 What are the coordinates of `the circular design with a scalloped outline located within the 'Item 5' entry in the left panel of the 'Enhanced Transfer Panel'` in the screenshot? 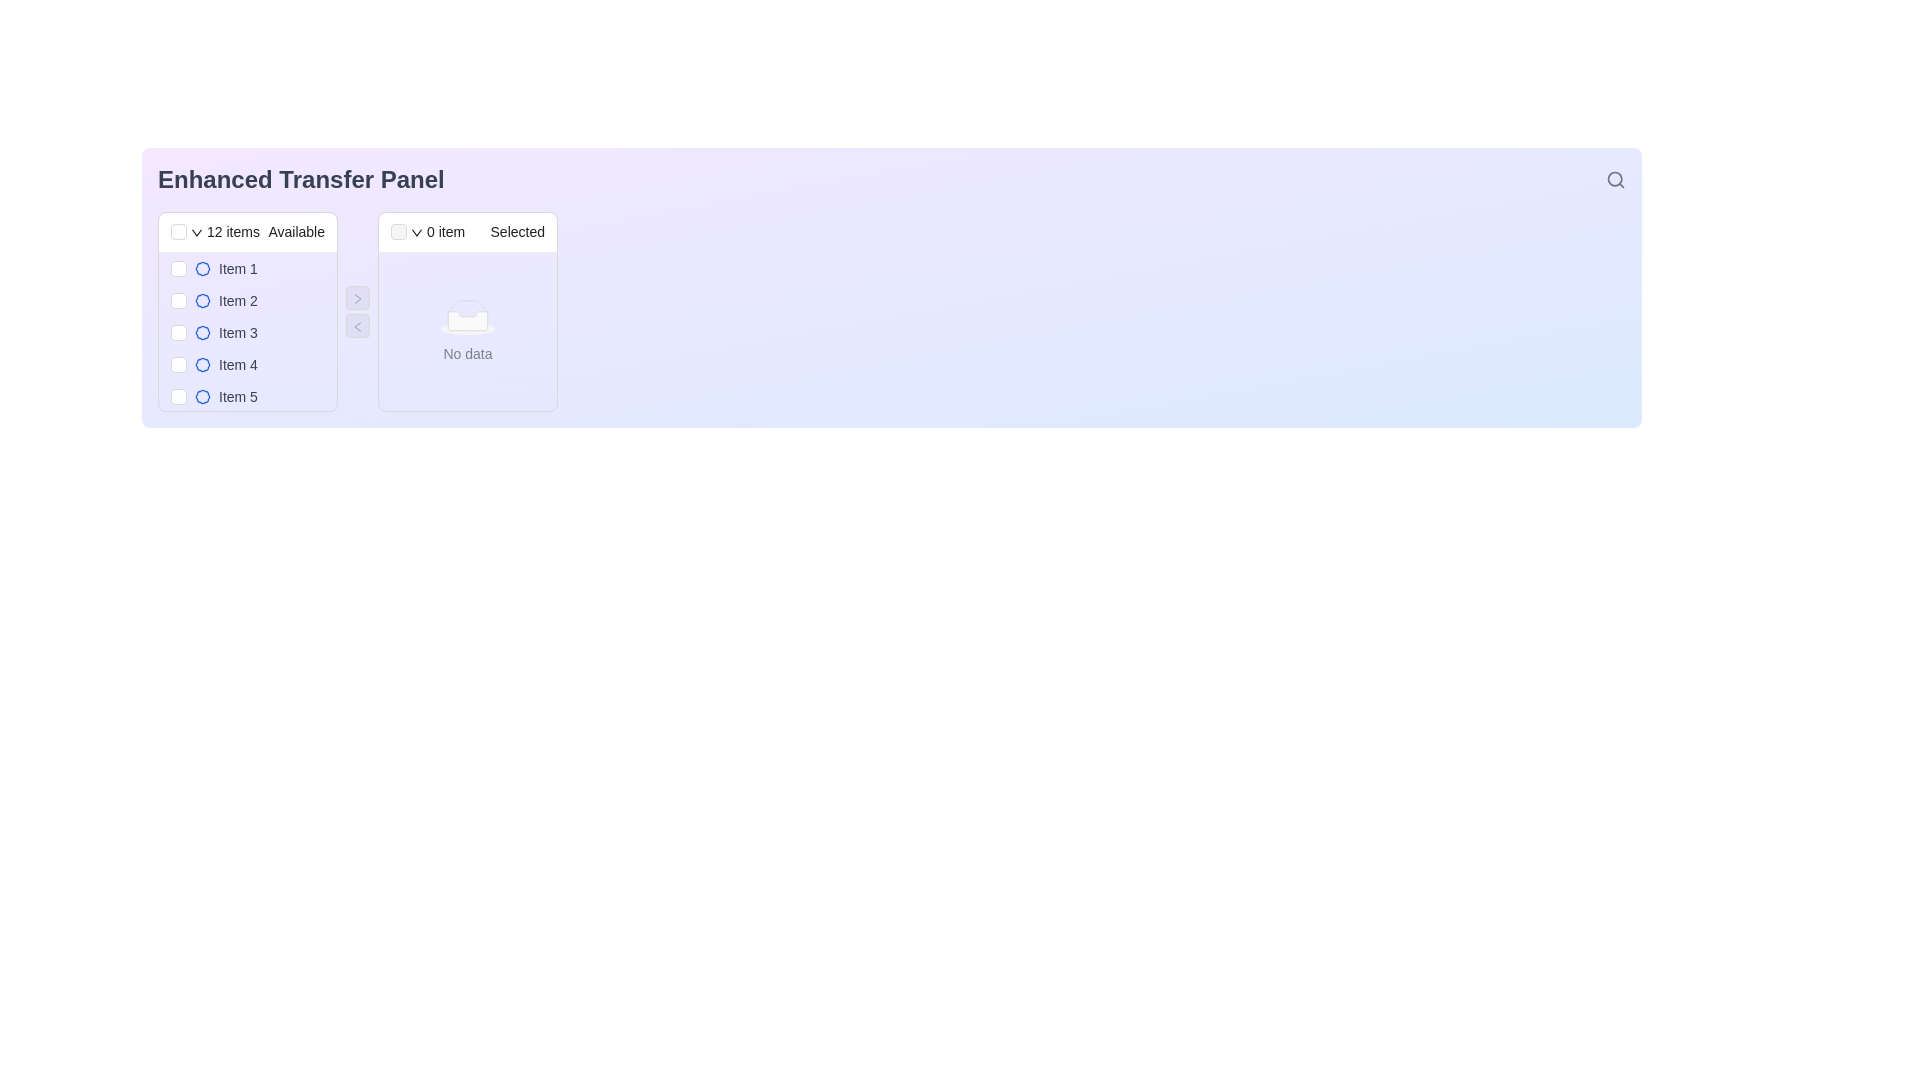 It's located at (202, 397).